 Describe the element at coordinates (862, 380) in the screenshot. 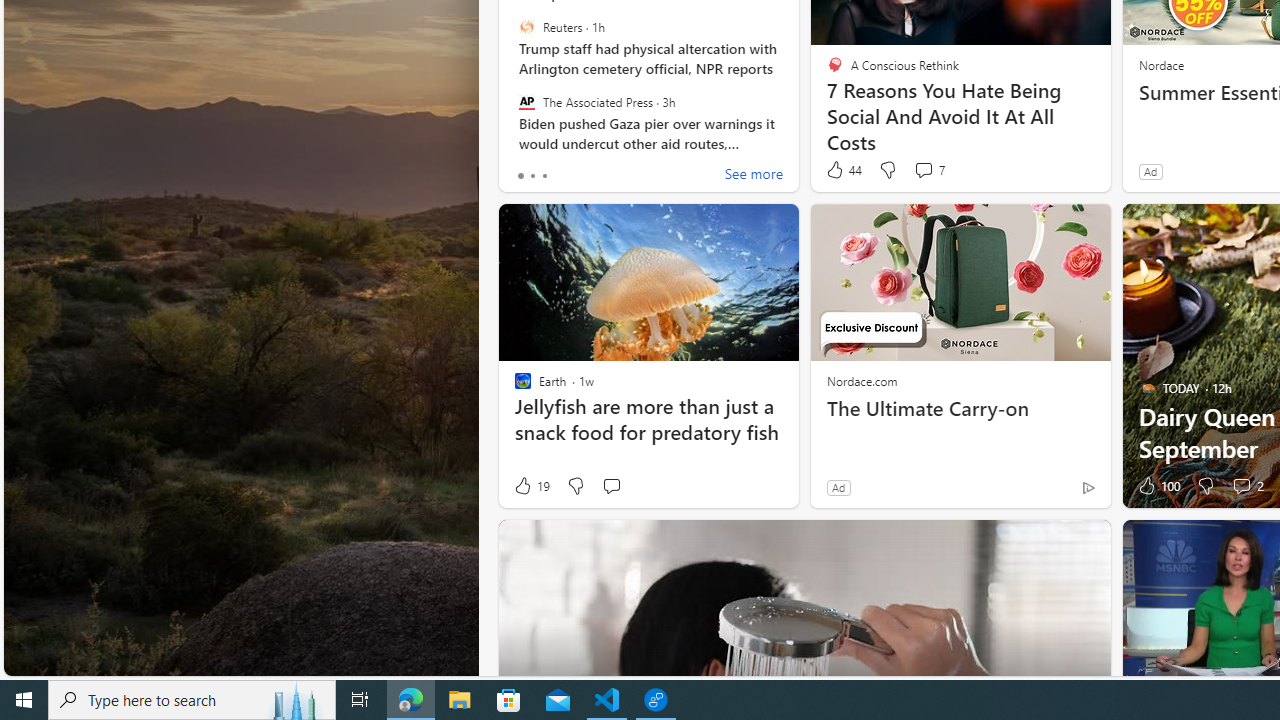

I see `'Nordace.com'` at that location.